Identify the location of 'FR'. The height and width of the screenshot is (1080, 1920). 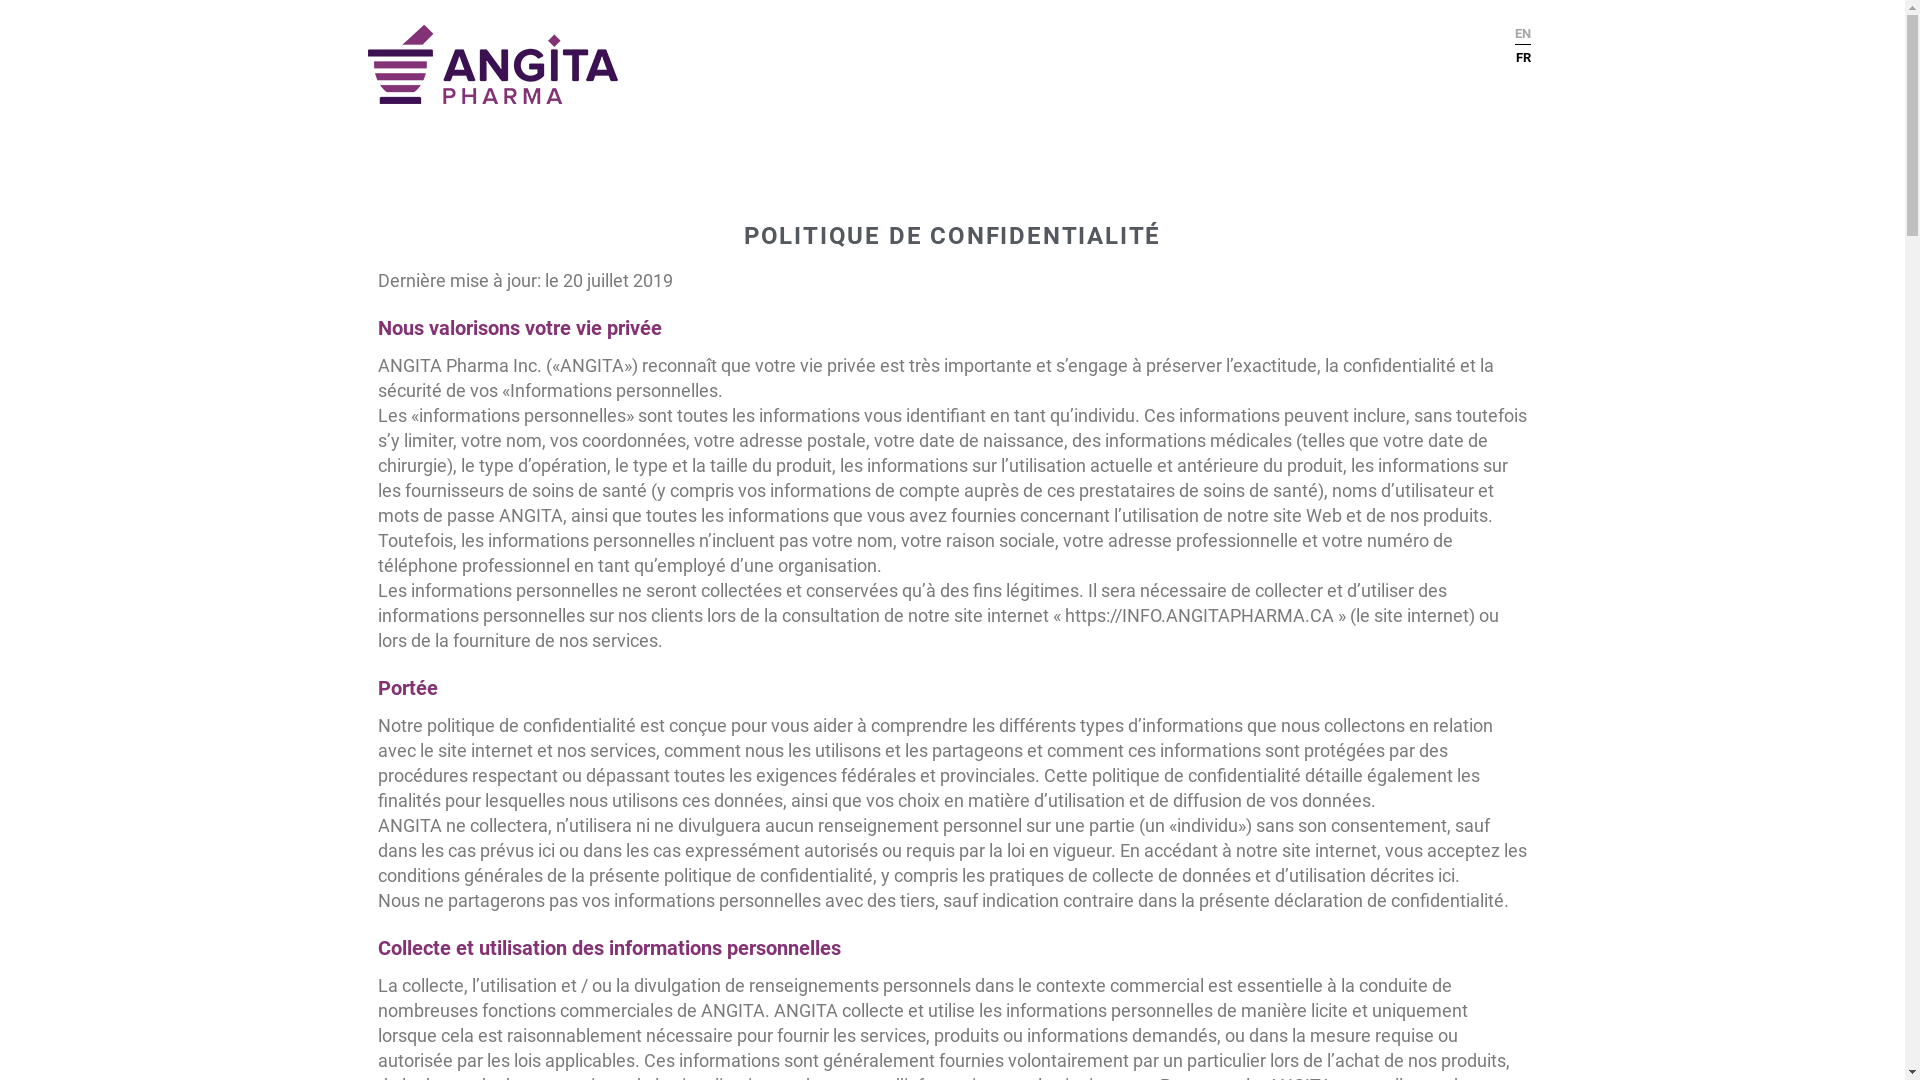
(1515, 53).